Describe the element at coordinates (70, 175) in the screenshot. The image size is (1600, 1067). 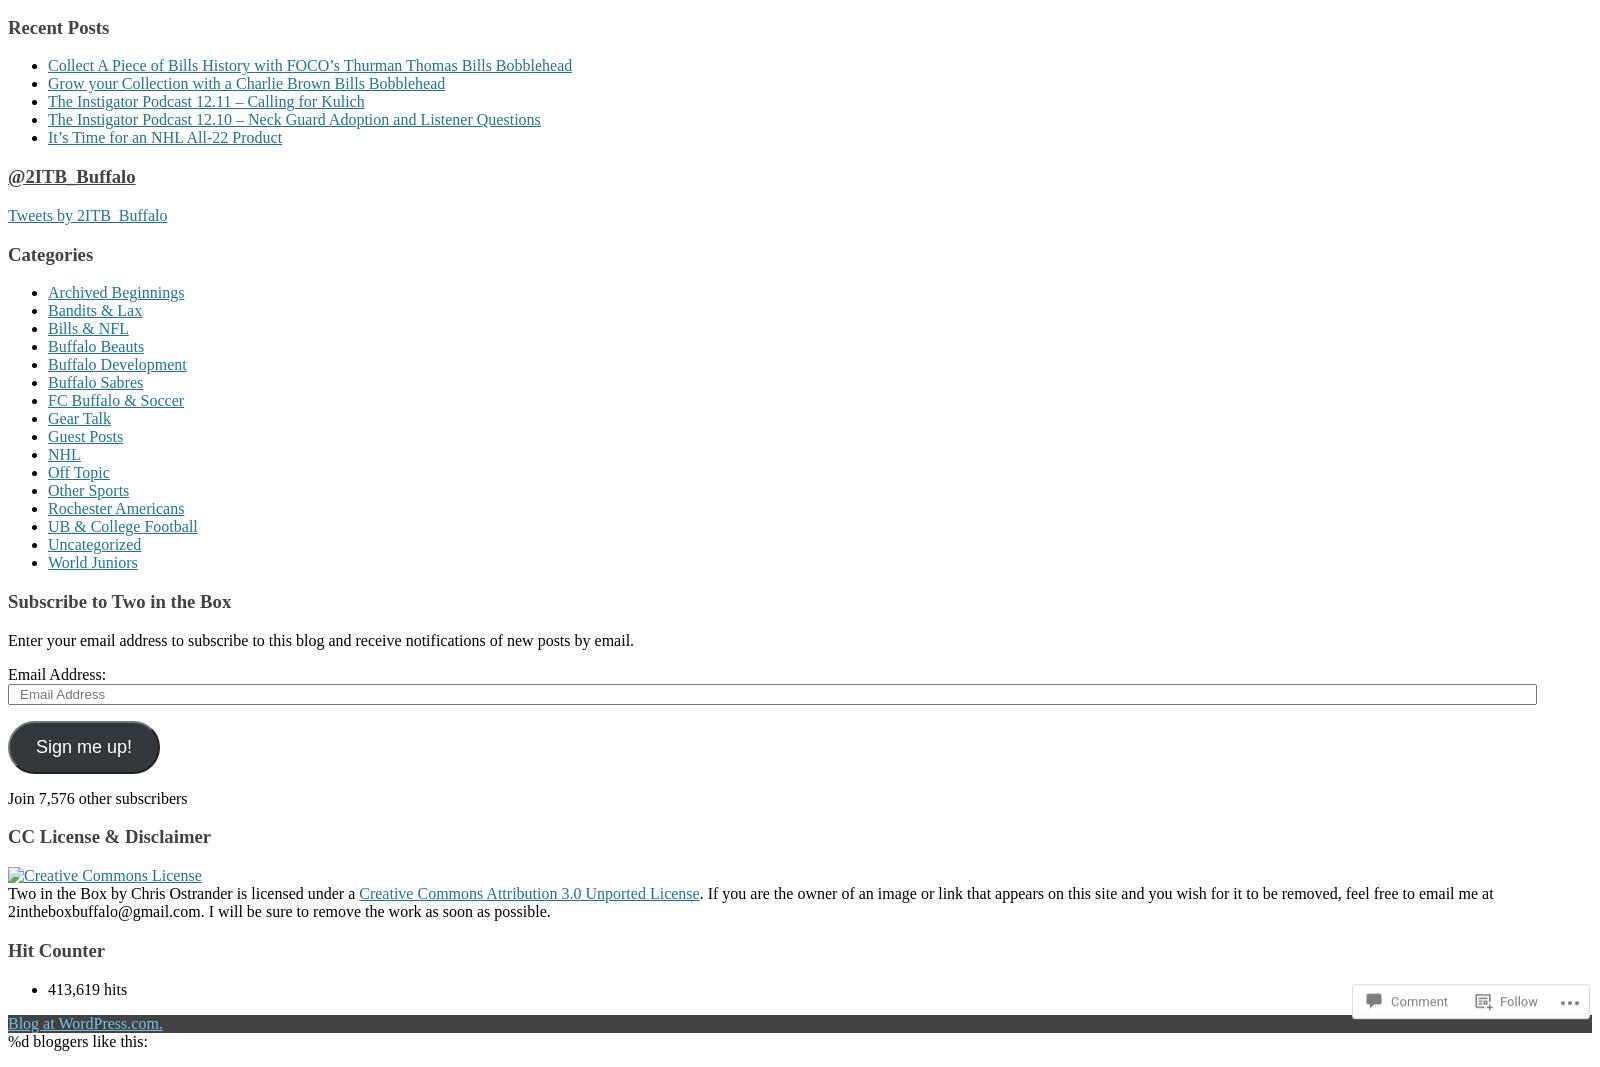
I see `'@2ITB_Buffalo'` at that location.